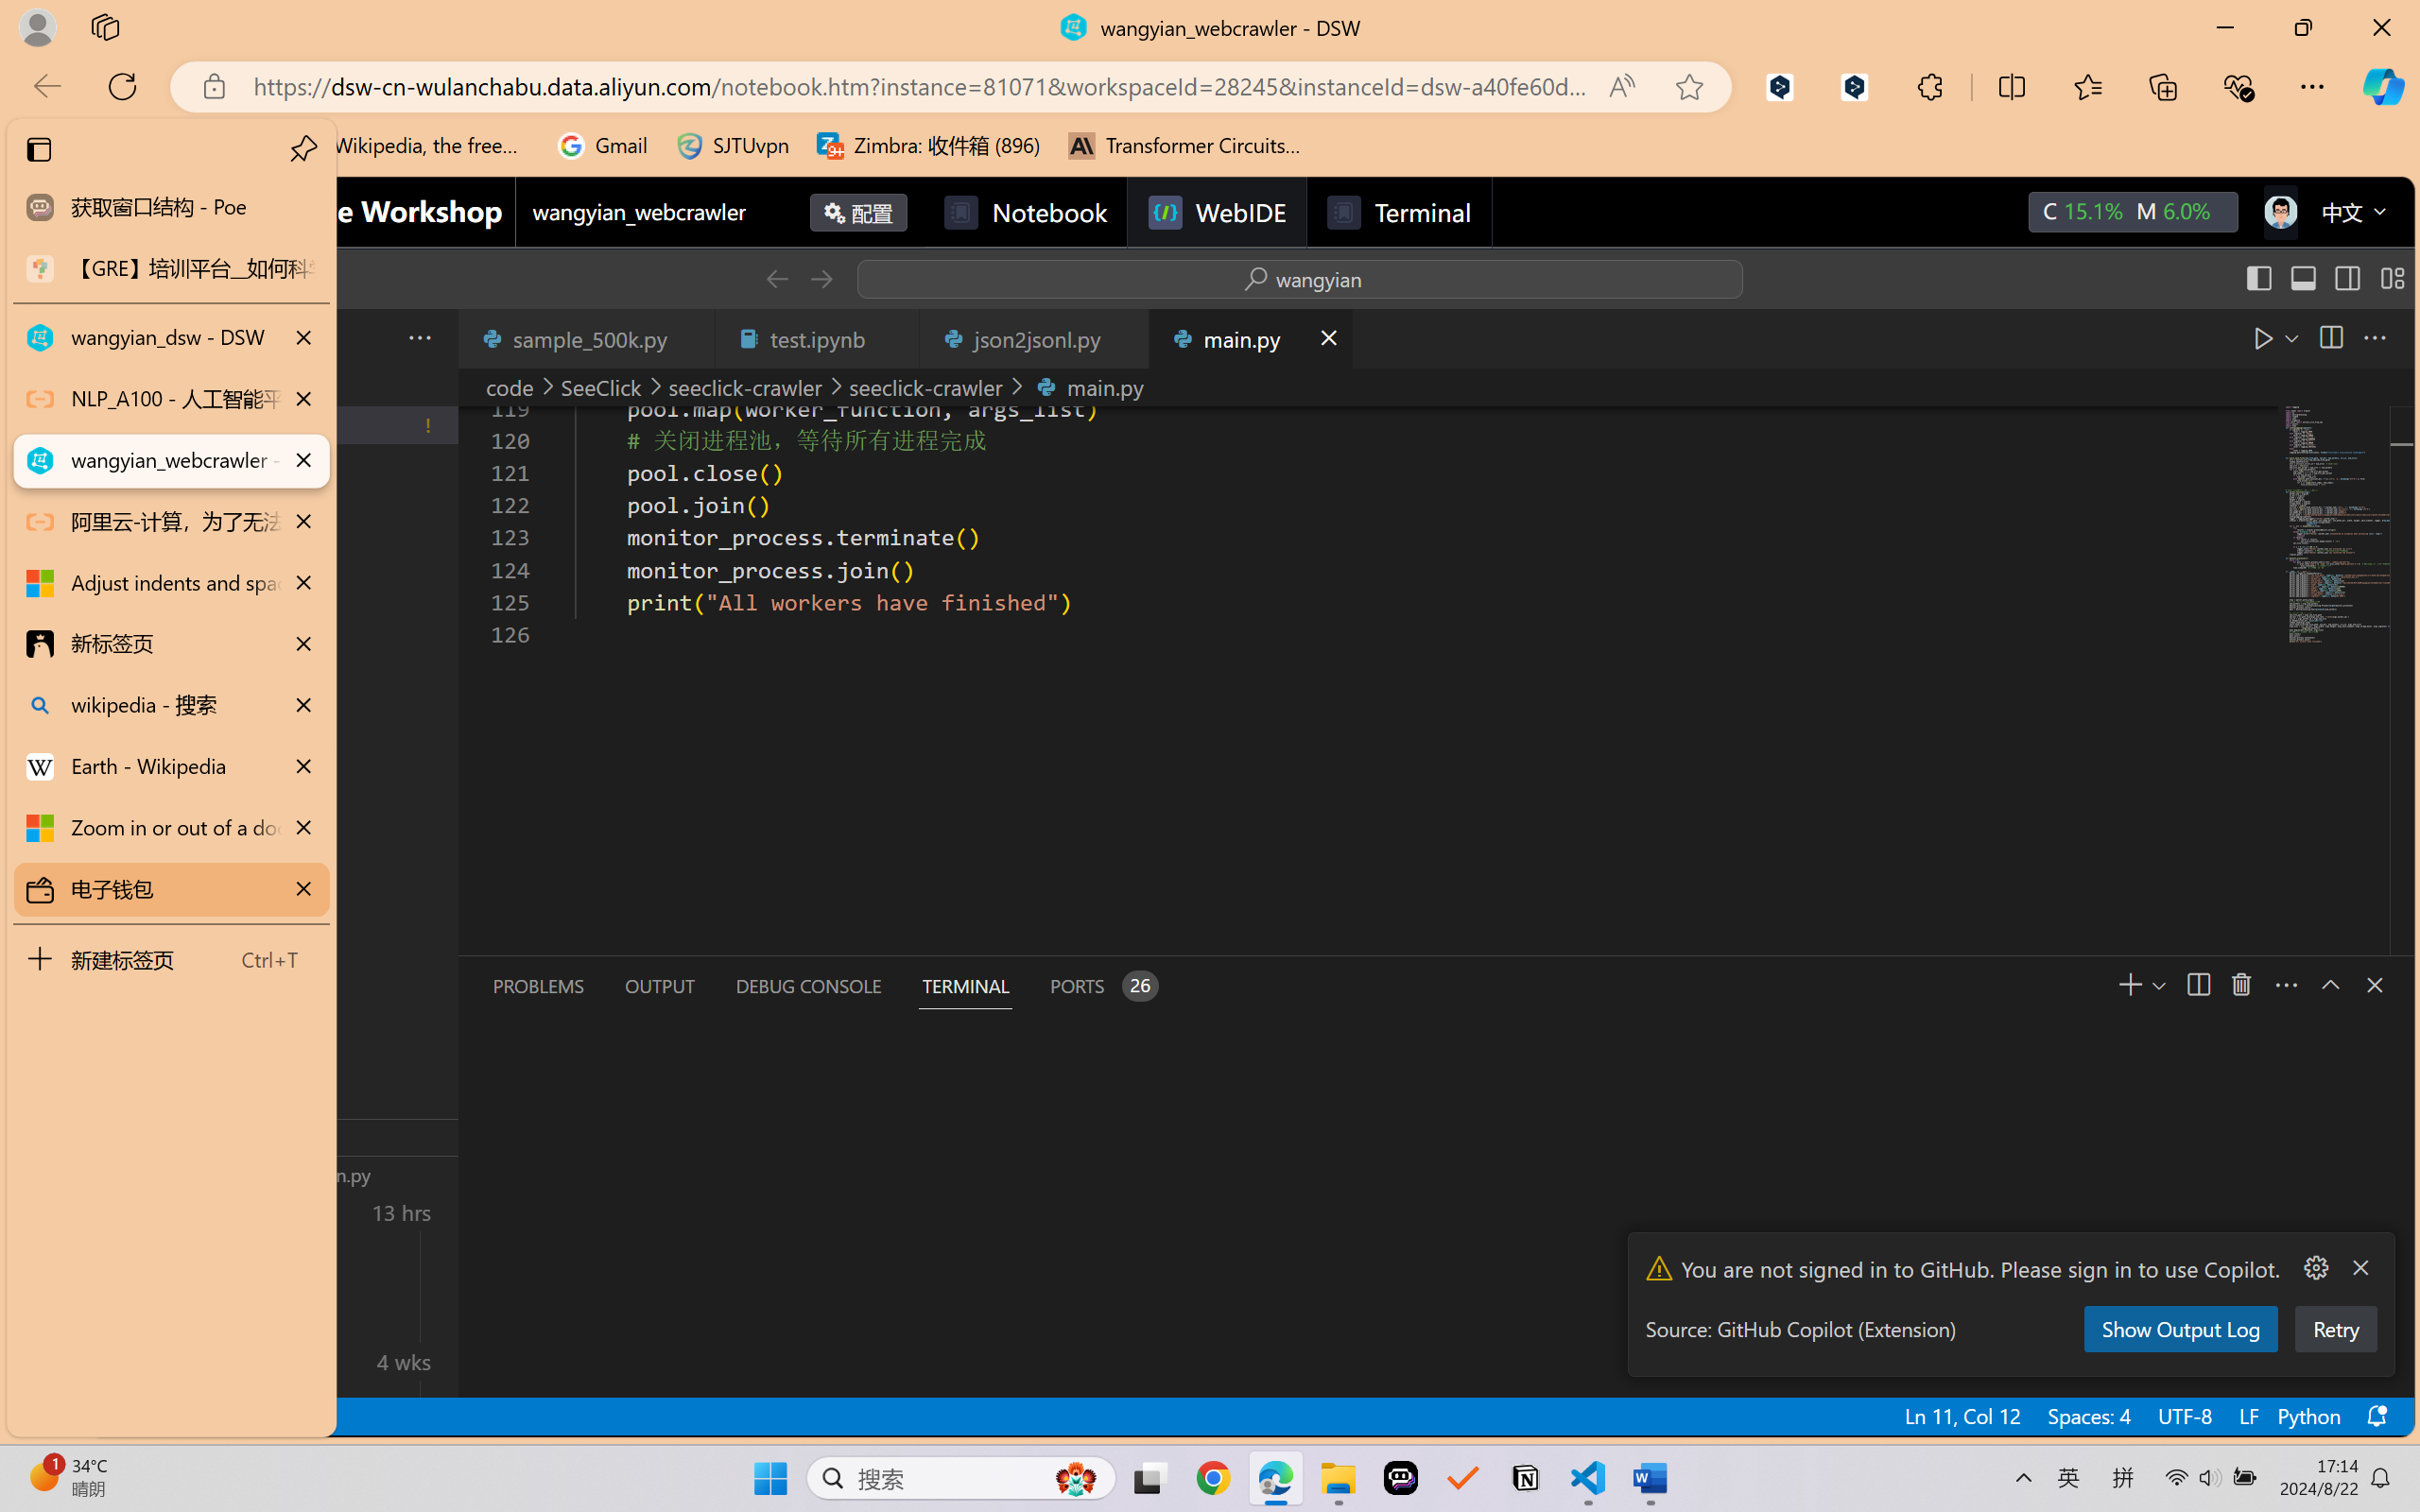 The width and height of the screenshot is (2420, 1512). I want to click on 'Show Output Log', so click(2179, 1328).